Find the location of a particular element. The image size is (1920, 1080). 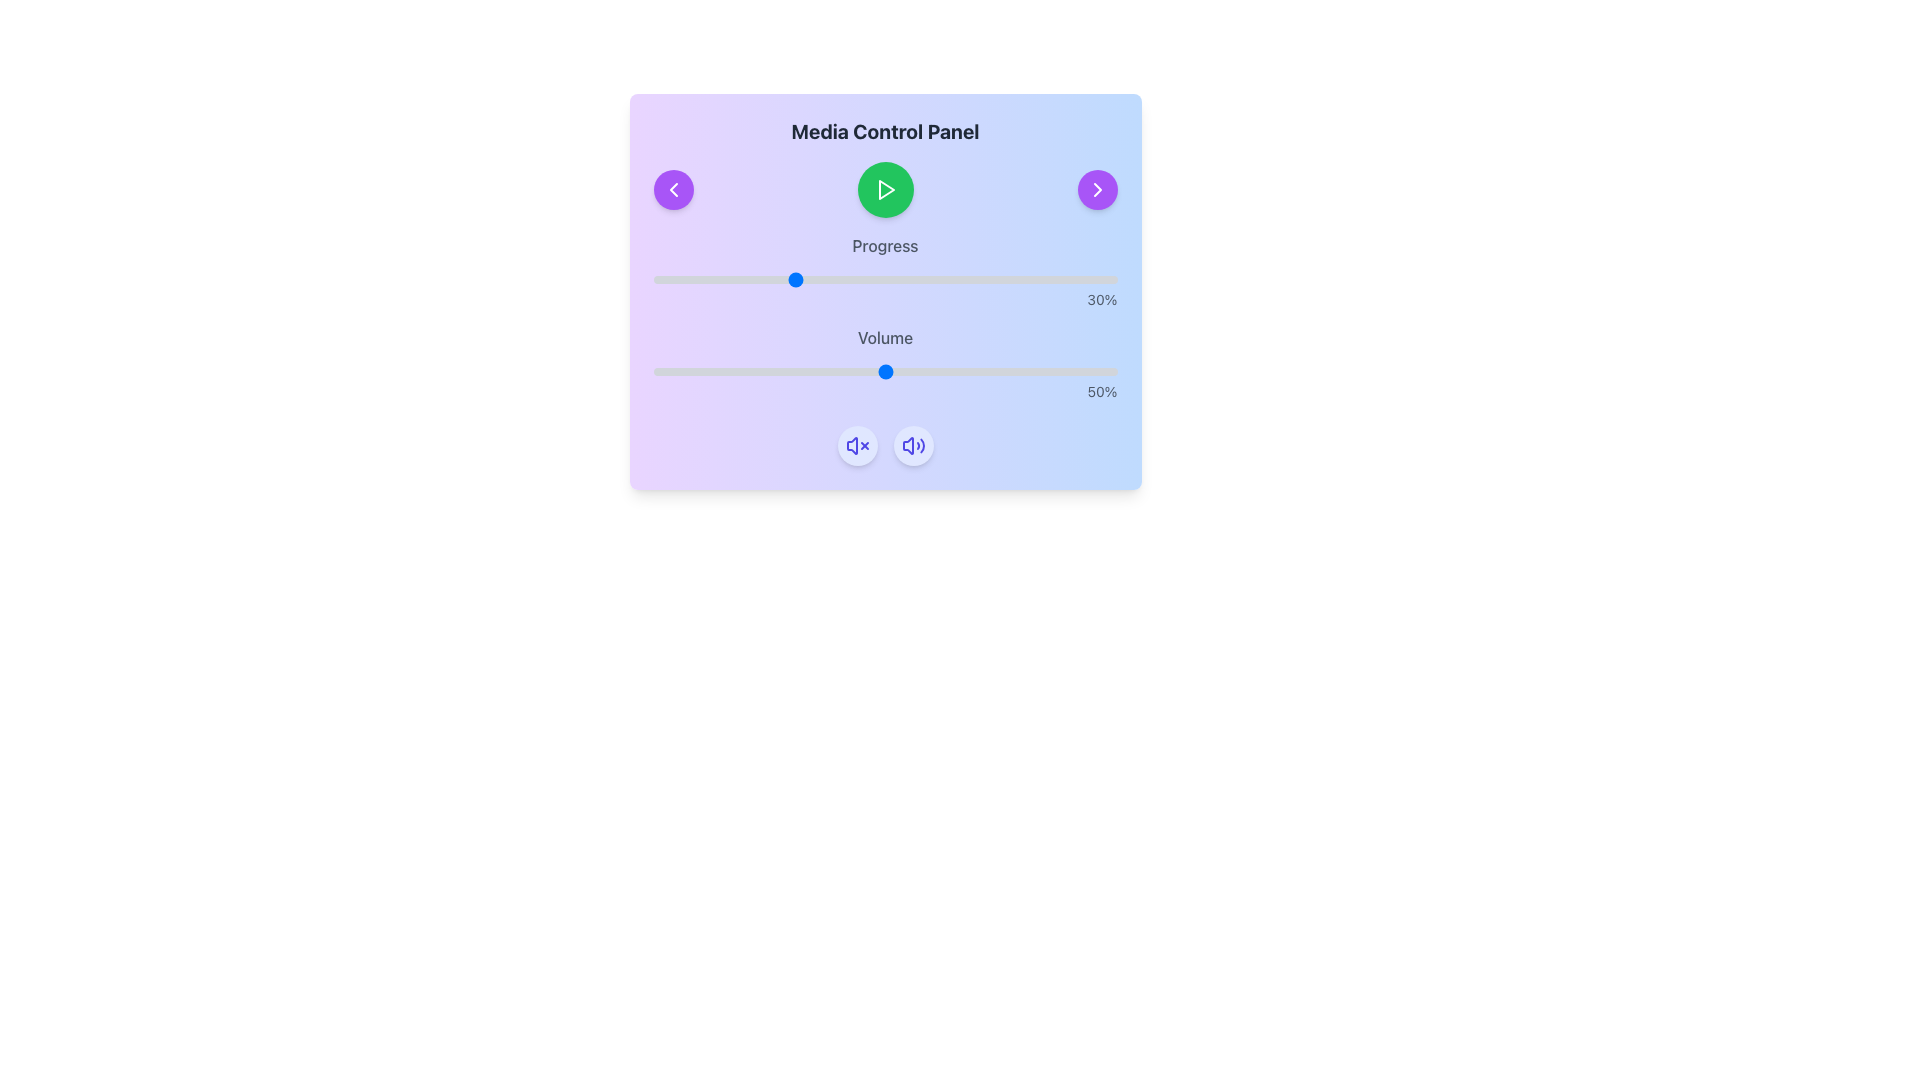

the circular mute button with a light indigo background and a crossed out speaker icon located at the bottom section of the media control panel to mute or unmute is located at coordinates (857, 445).